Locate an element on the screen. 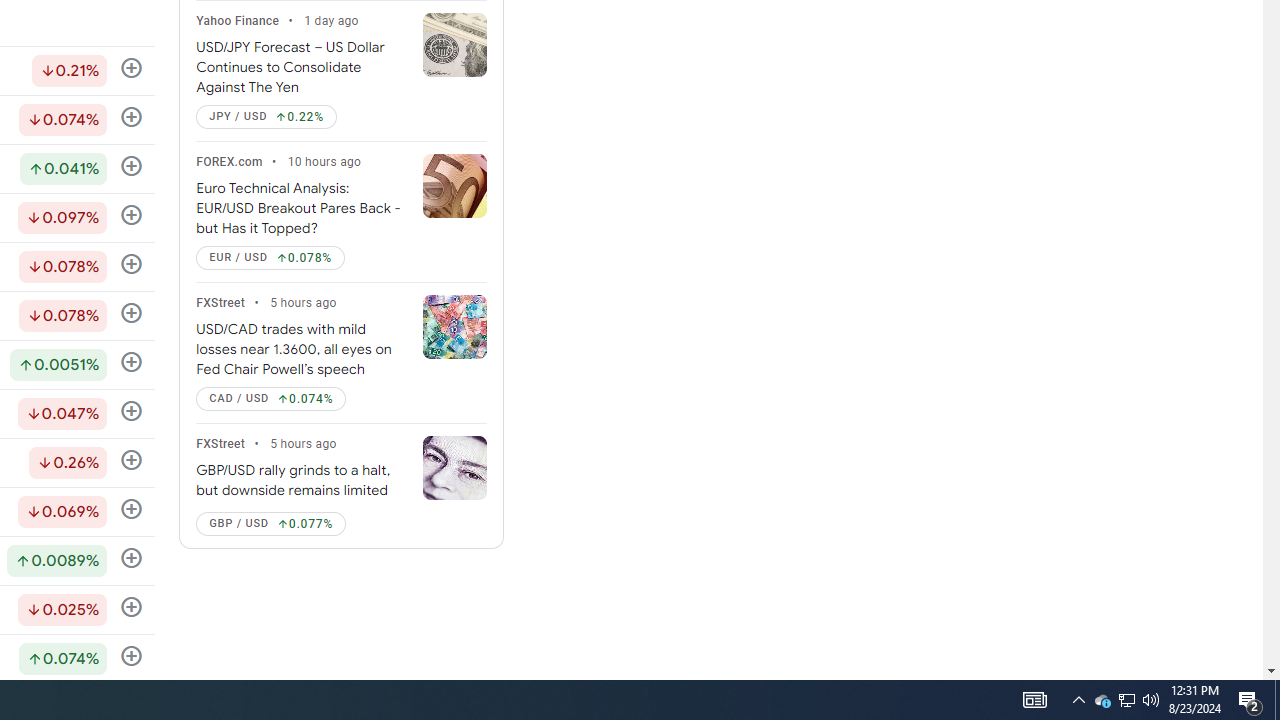  'JPY / USD Up by 0.22%' is located at coordinates (265, 117).